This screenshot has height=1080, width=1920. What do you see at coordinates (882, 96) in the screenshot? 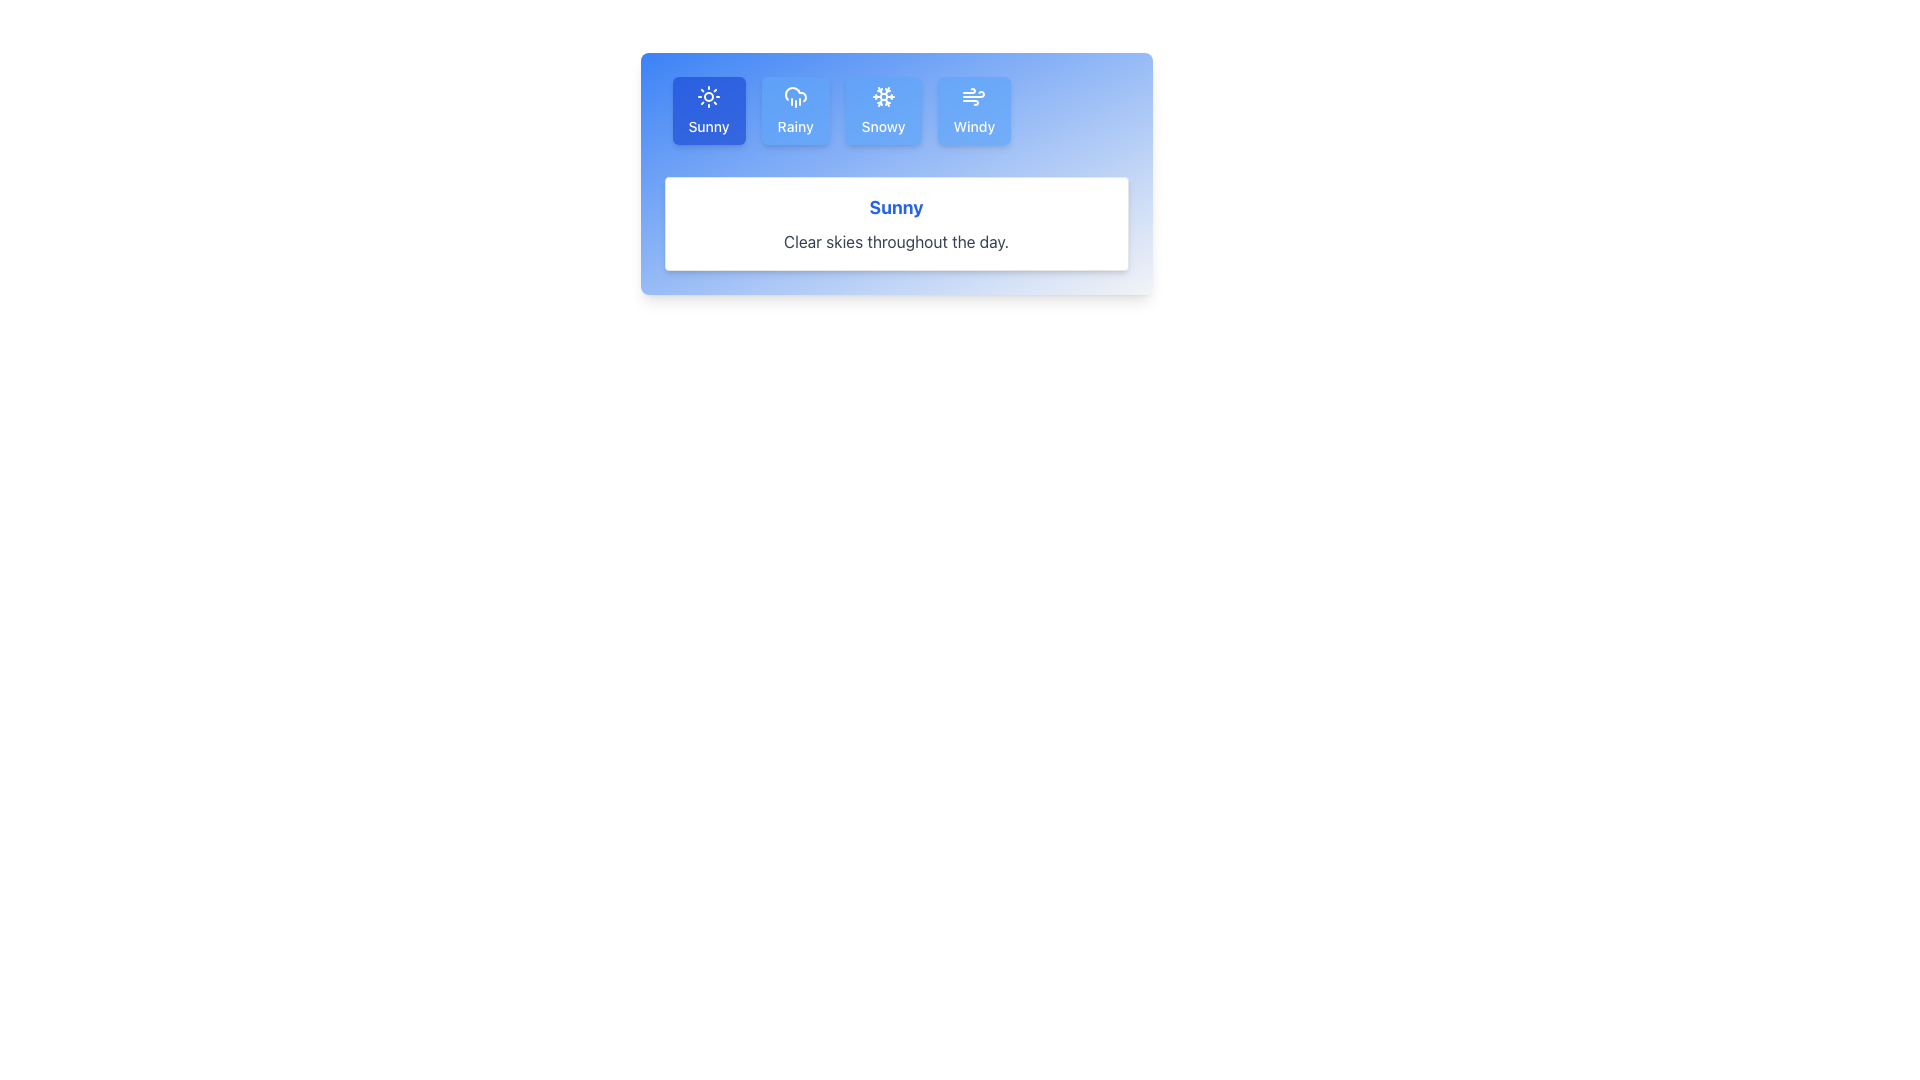
I see `the snowflake icon with a white outline on a blue background, which is located within the 'Snowy' button, the third button from the left in a row of four buttons` at bounding box center [882, 96].